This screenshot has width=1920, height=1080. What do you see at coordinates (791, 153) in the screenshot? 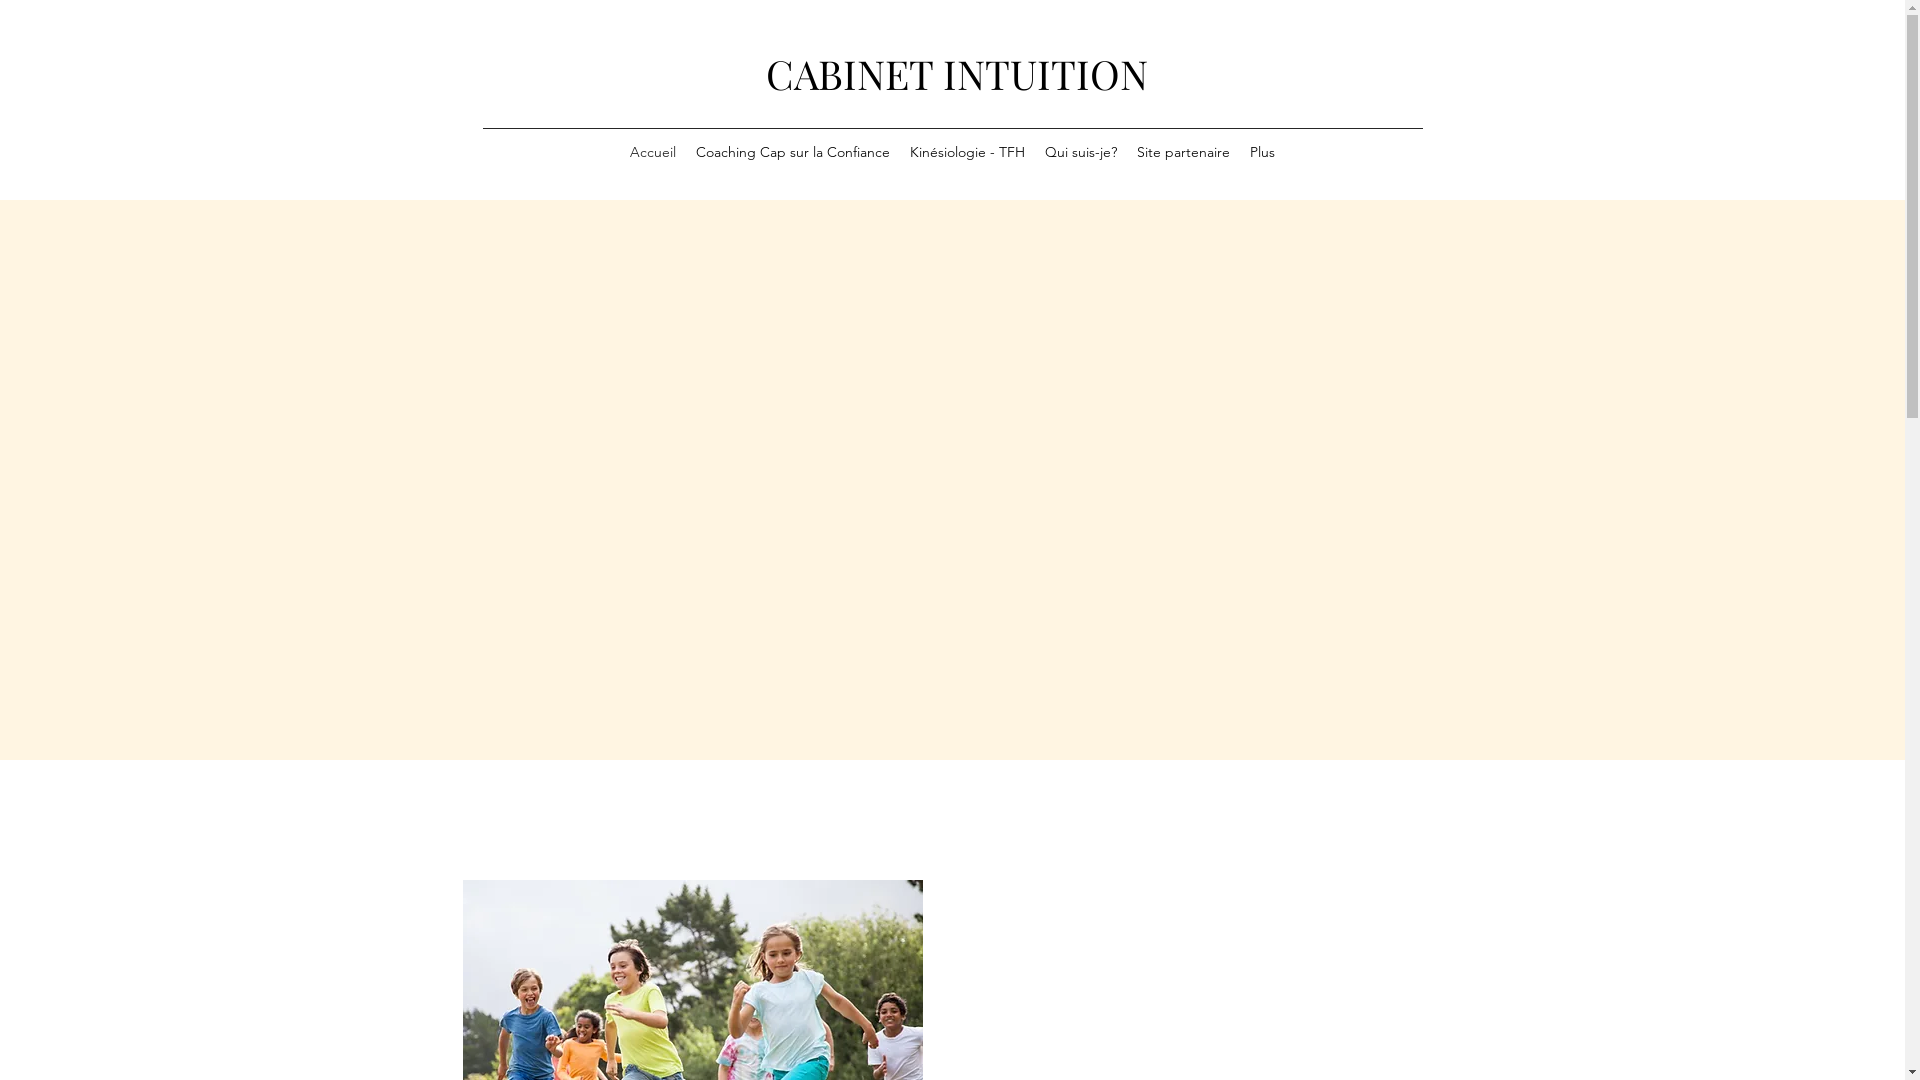
I see `'Coaching Cap sur la Confiance'` at bounding box center [791, 153].